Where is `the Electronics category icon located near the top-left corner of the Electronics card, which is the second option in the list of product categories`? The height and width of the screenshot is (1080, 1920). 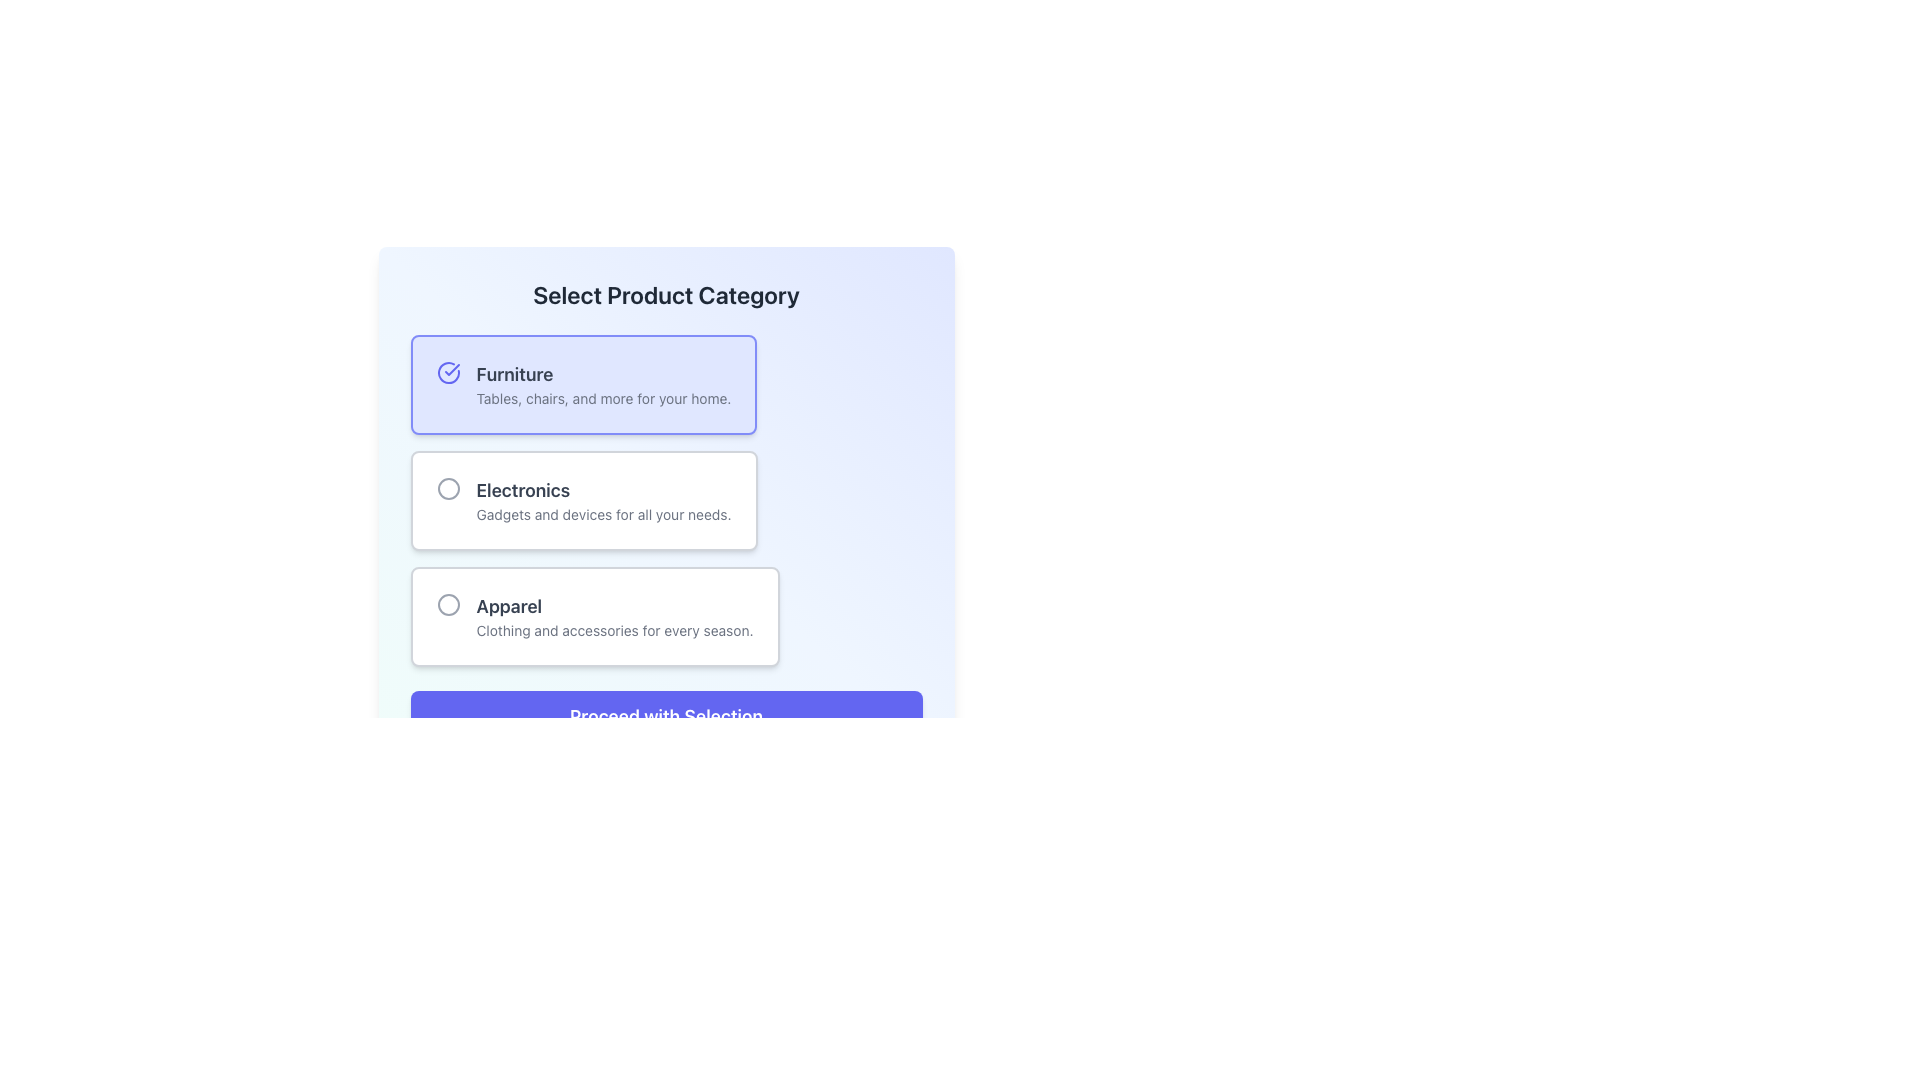 the Electronics category icon located near the top-left corner of the Electronics card, which is the second option in the list of product categories is located at coordinates (447, 489).